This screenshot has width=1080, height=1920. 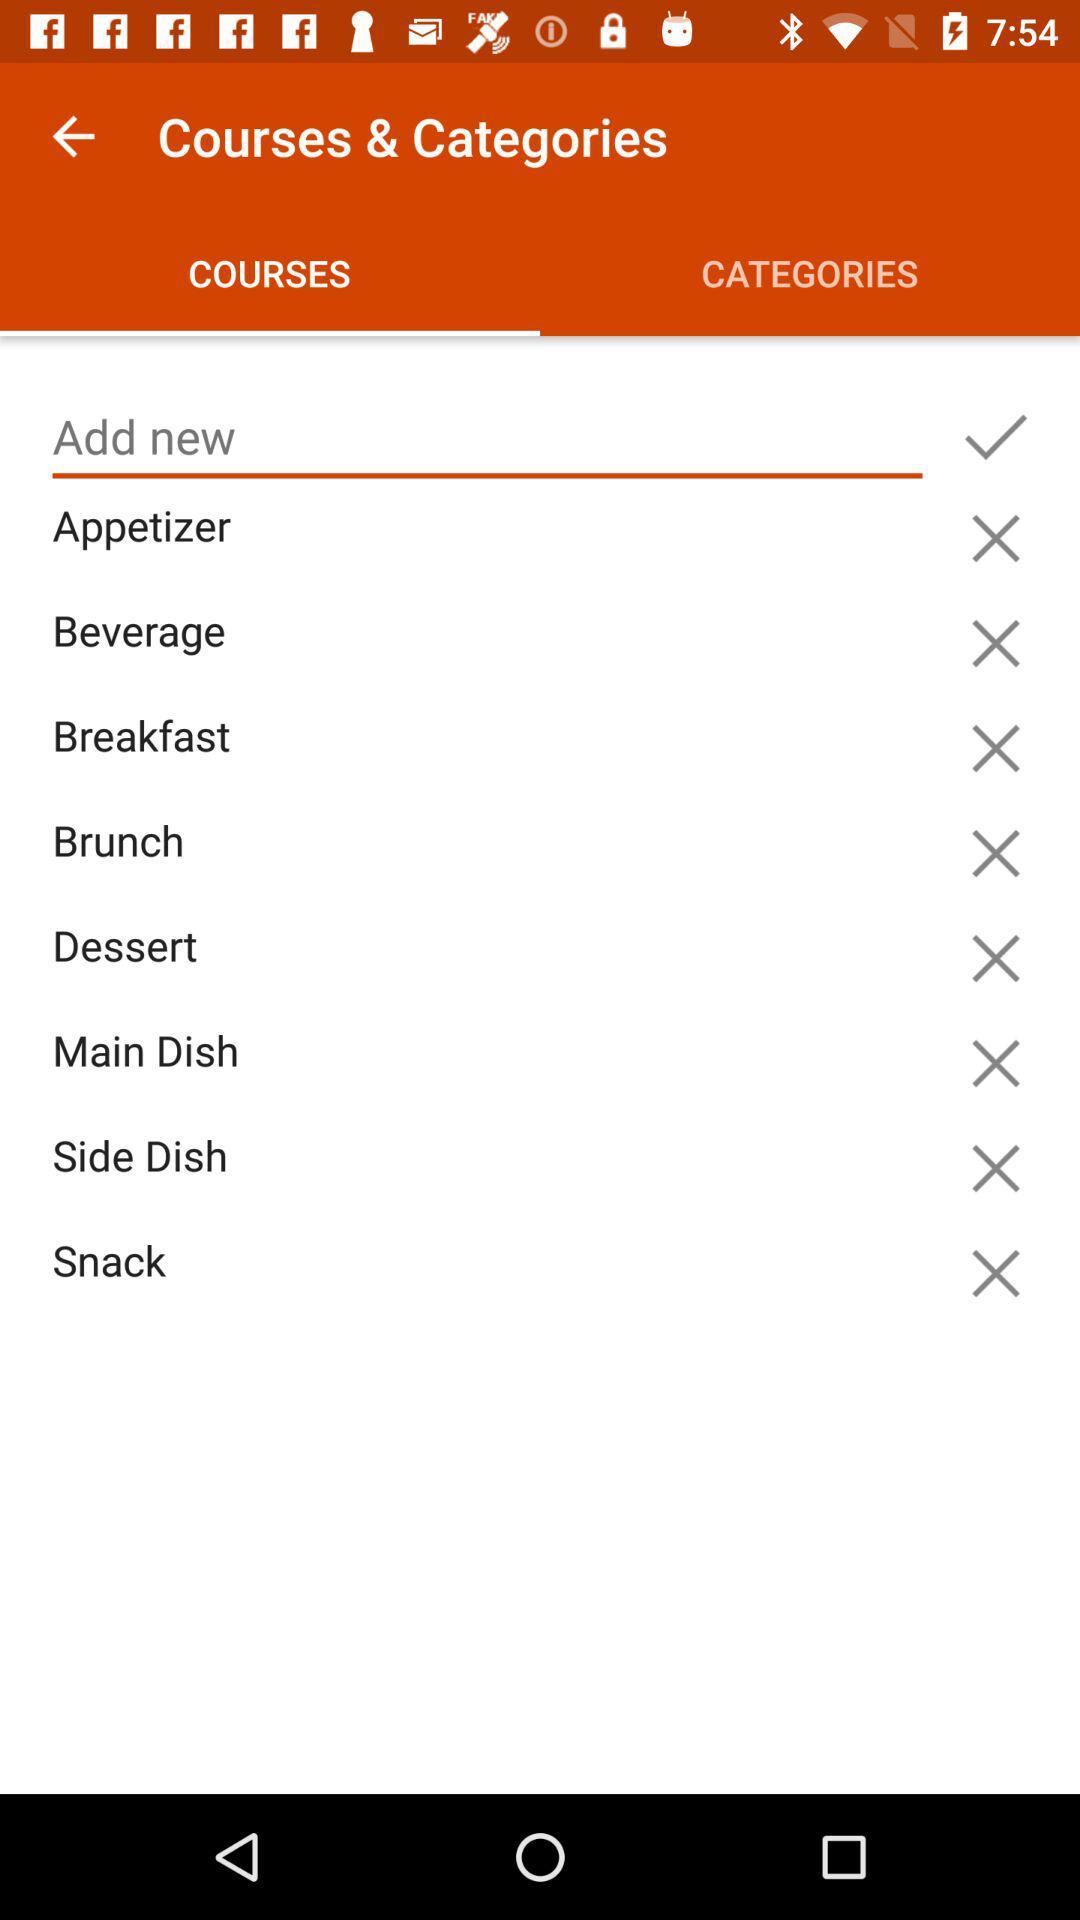 What do you see at coordinates (995, 436) in the screenshot?
I see `what to add` at bounding box center [995, 436].